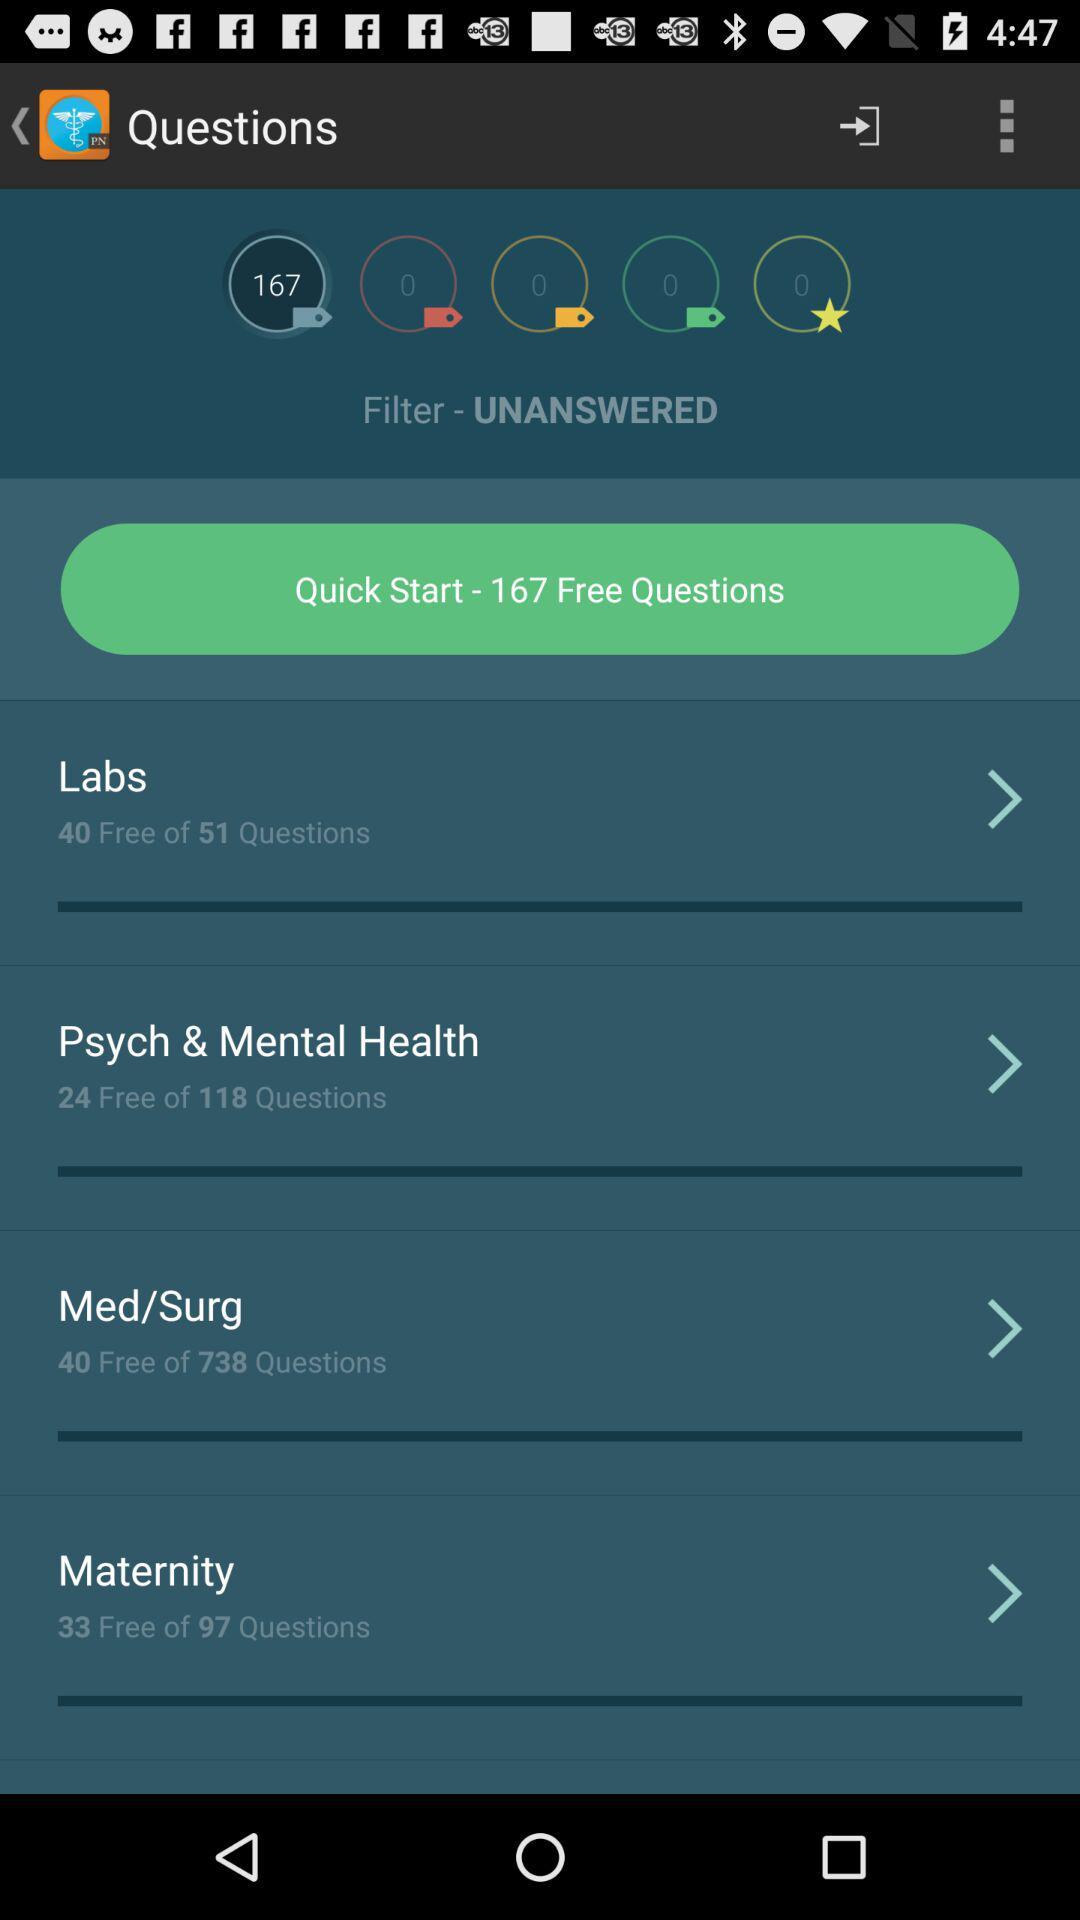 The width and height of the screenshot is (1080, 1920). What do you see at coordinates (801, 282) in the screenshot?
I see `count` at bounding box center [801, 282].